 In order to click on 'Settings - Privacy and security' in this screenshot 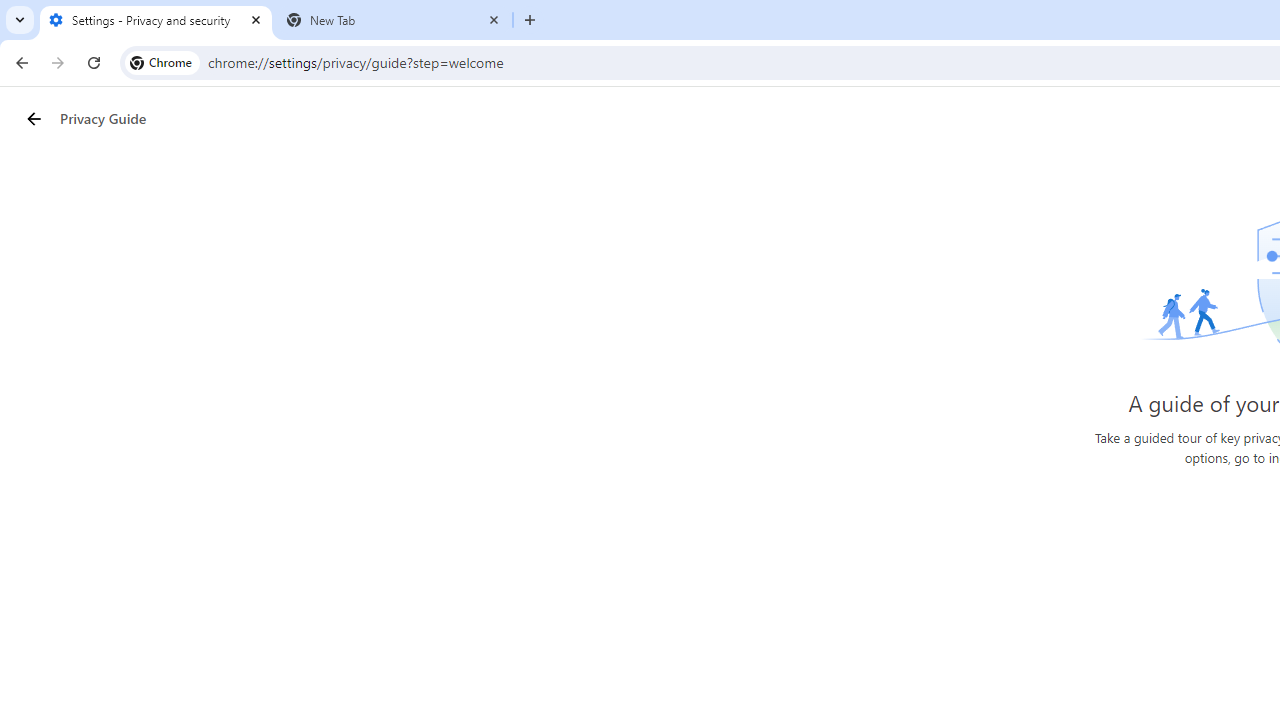, I will do `click(155, 20)`.